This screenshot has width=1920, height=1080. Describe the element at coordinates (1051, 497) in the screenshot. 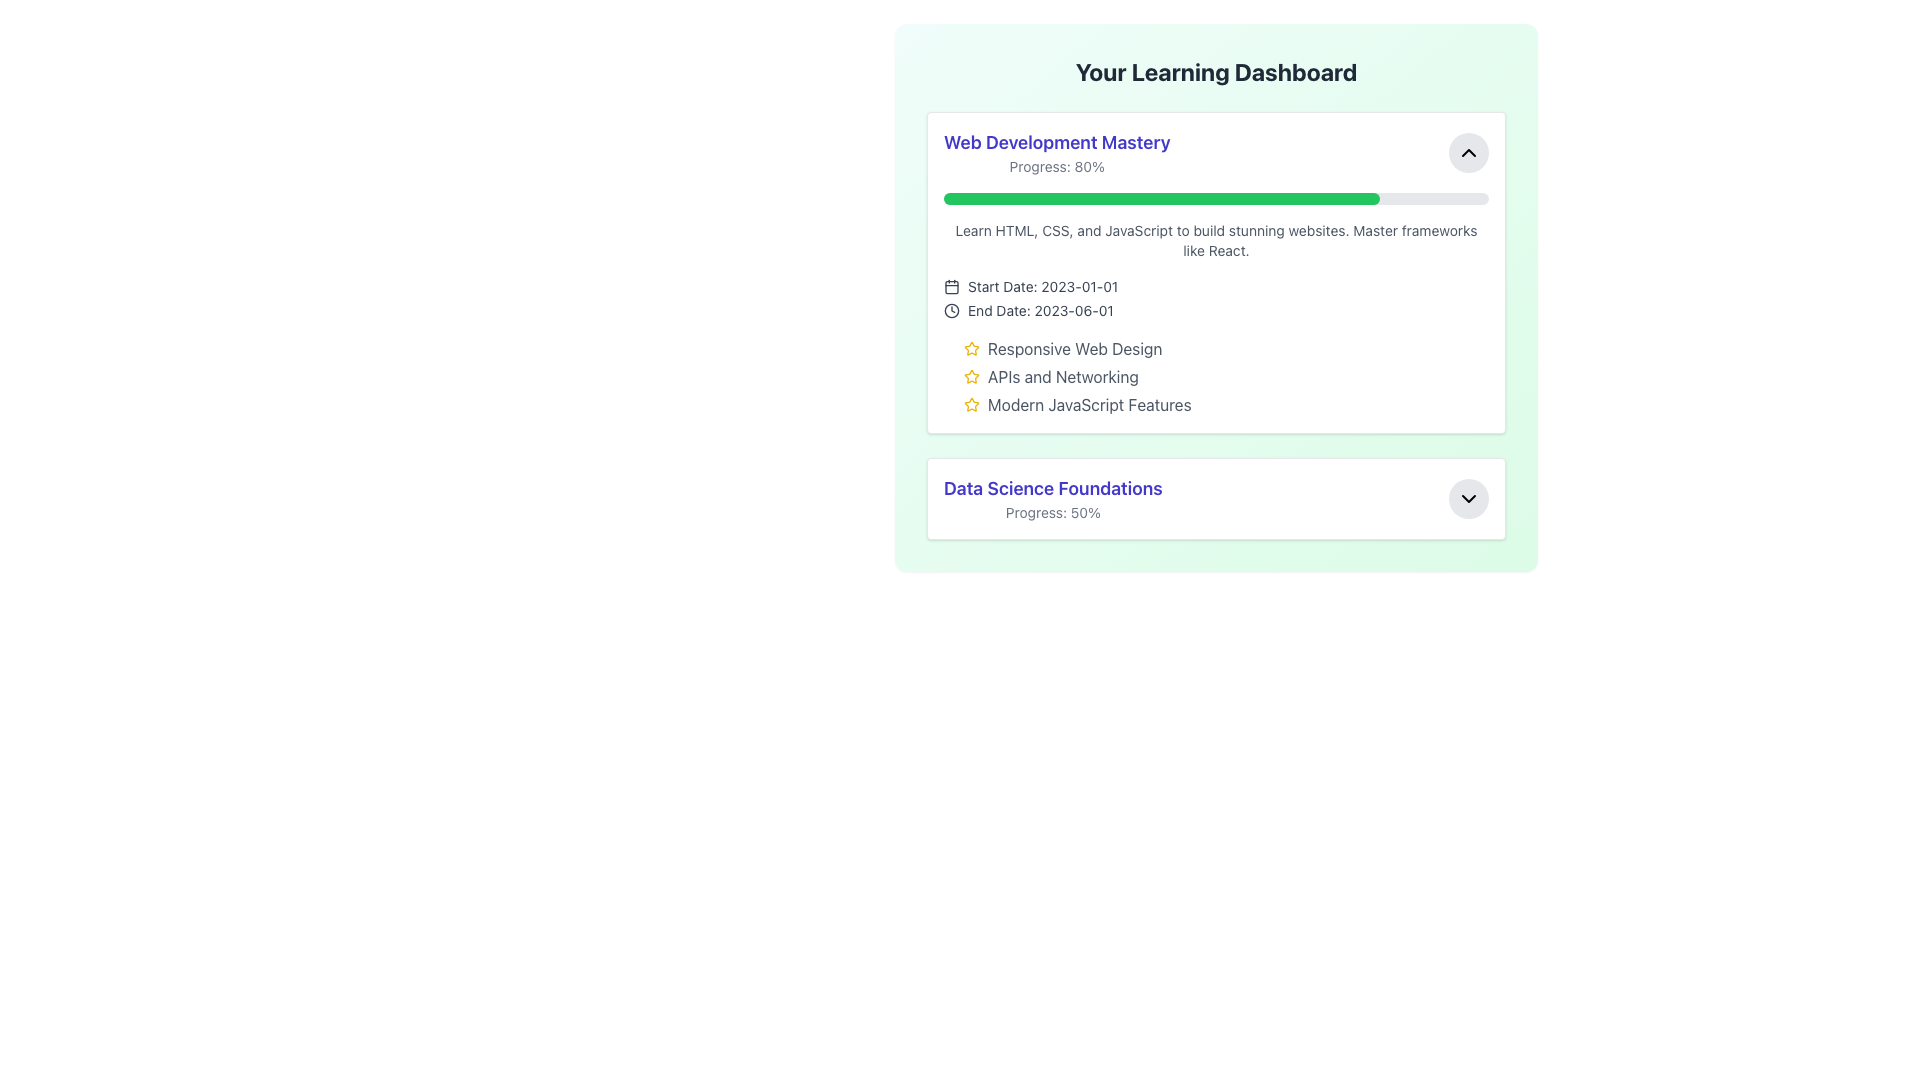

I see `the Textual Display Element that shows the title 'Data Science Foundations' and the subtitle 'Progress: 50%'` at that location.